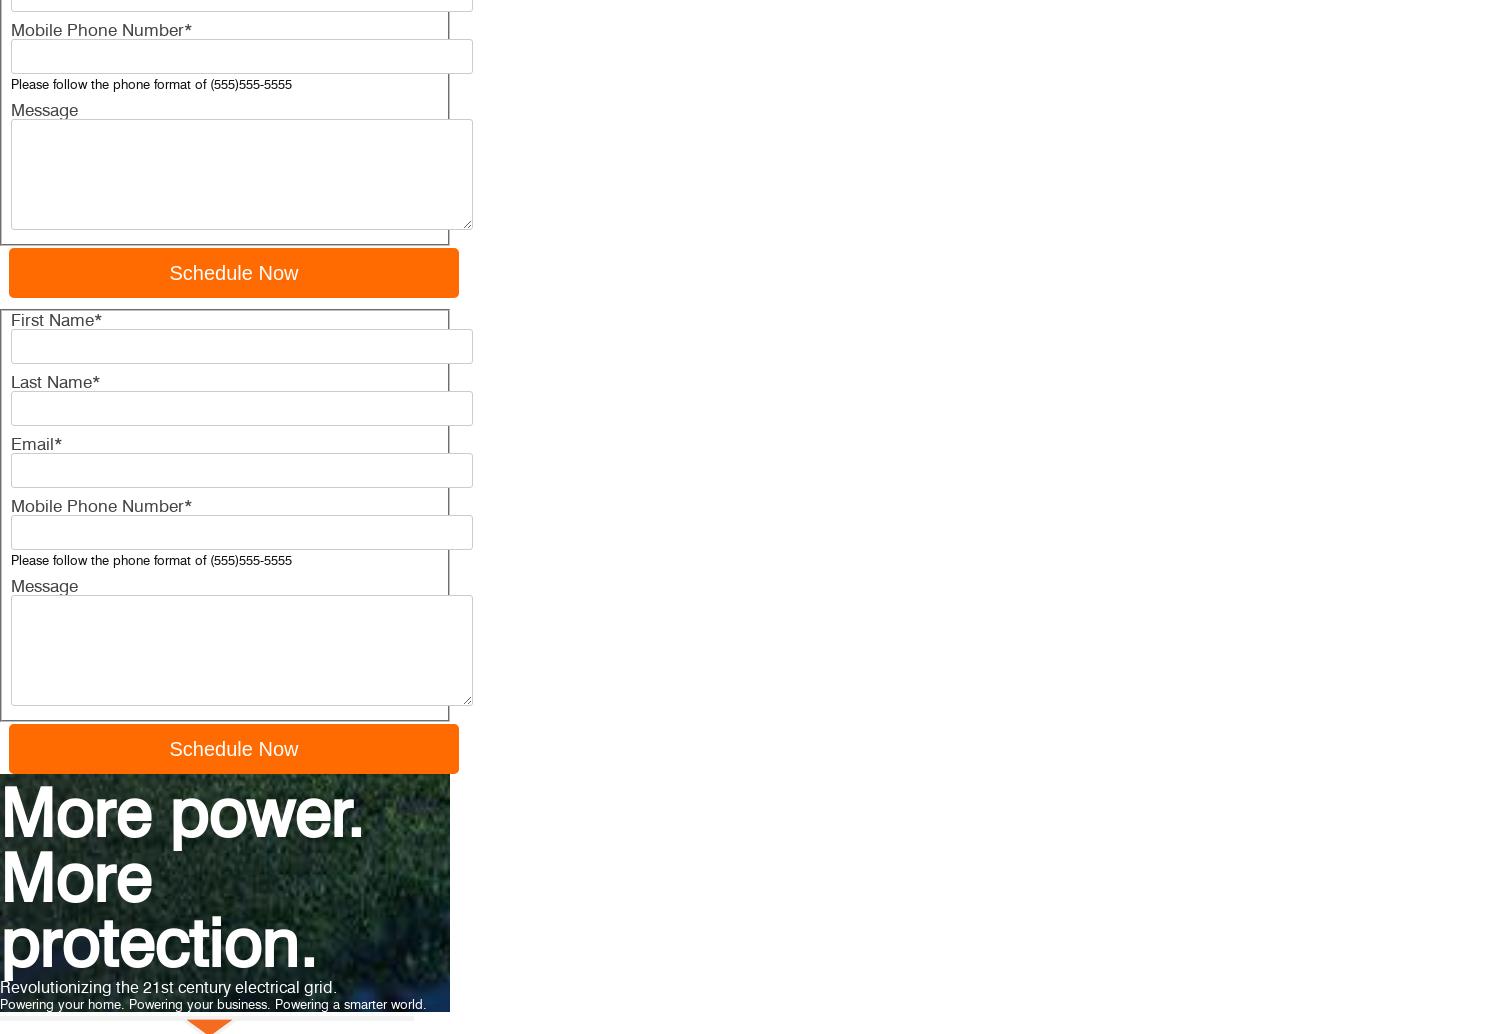  Describe the element at coordinates (51, 319) in the screenshot. I see `'First Name'` at that location.